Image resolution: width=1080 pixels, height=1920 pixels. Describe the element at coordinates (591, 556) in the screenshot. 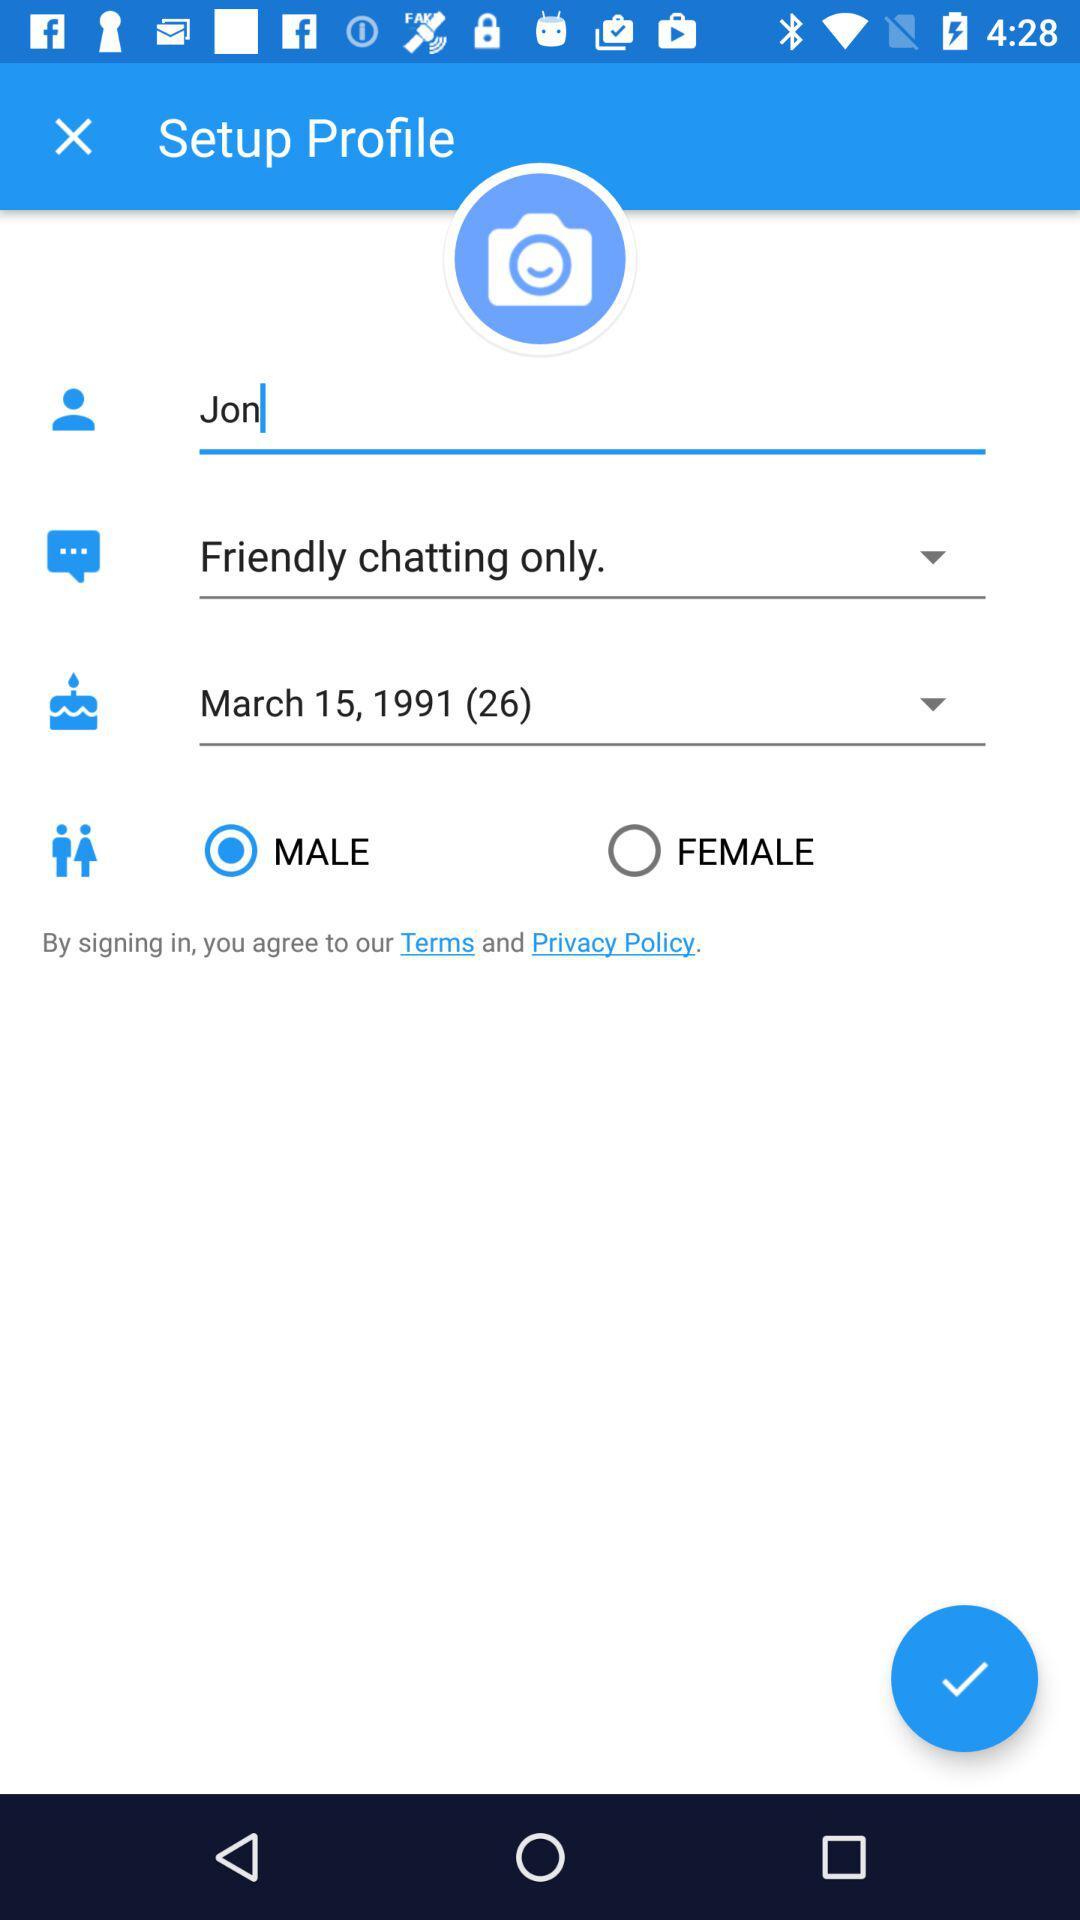

I see `friendly chatting only` at that location.